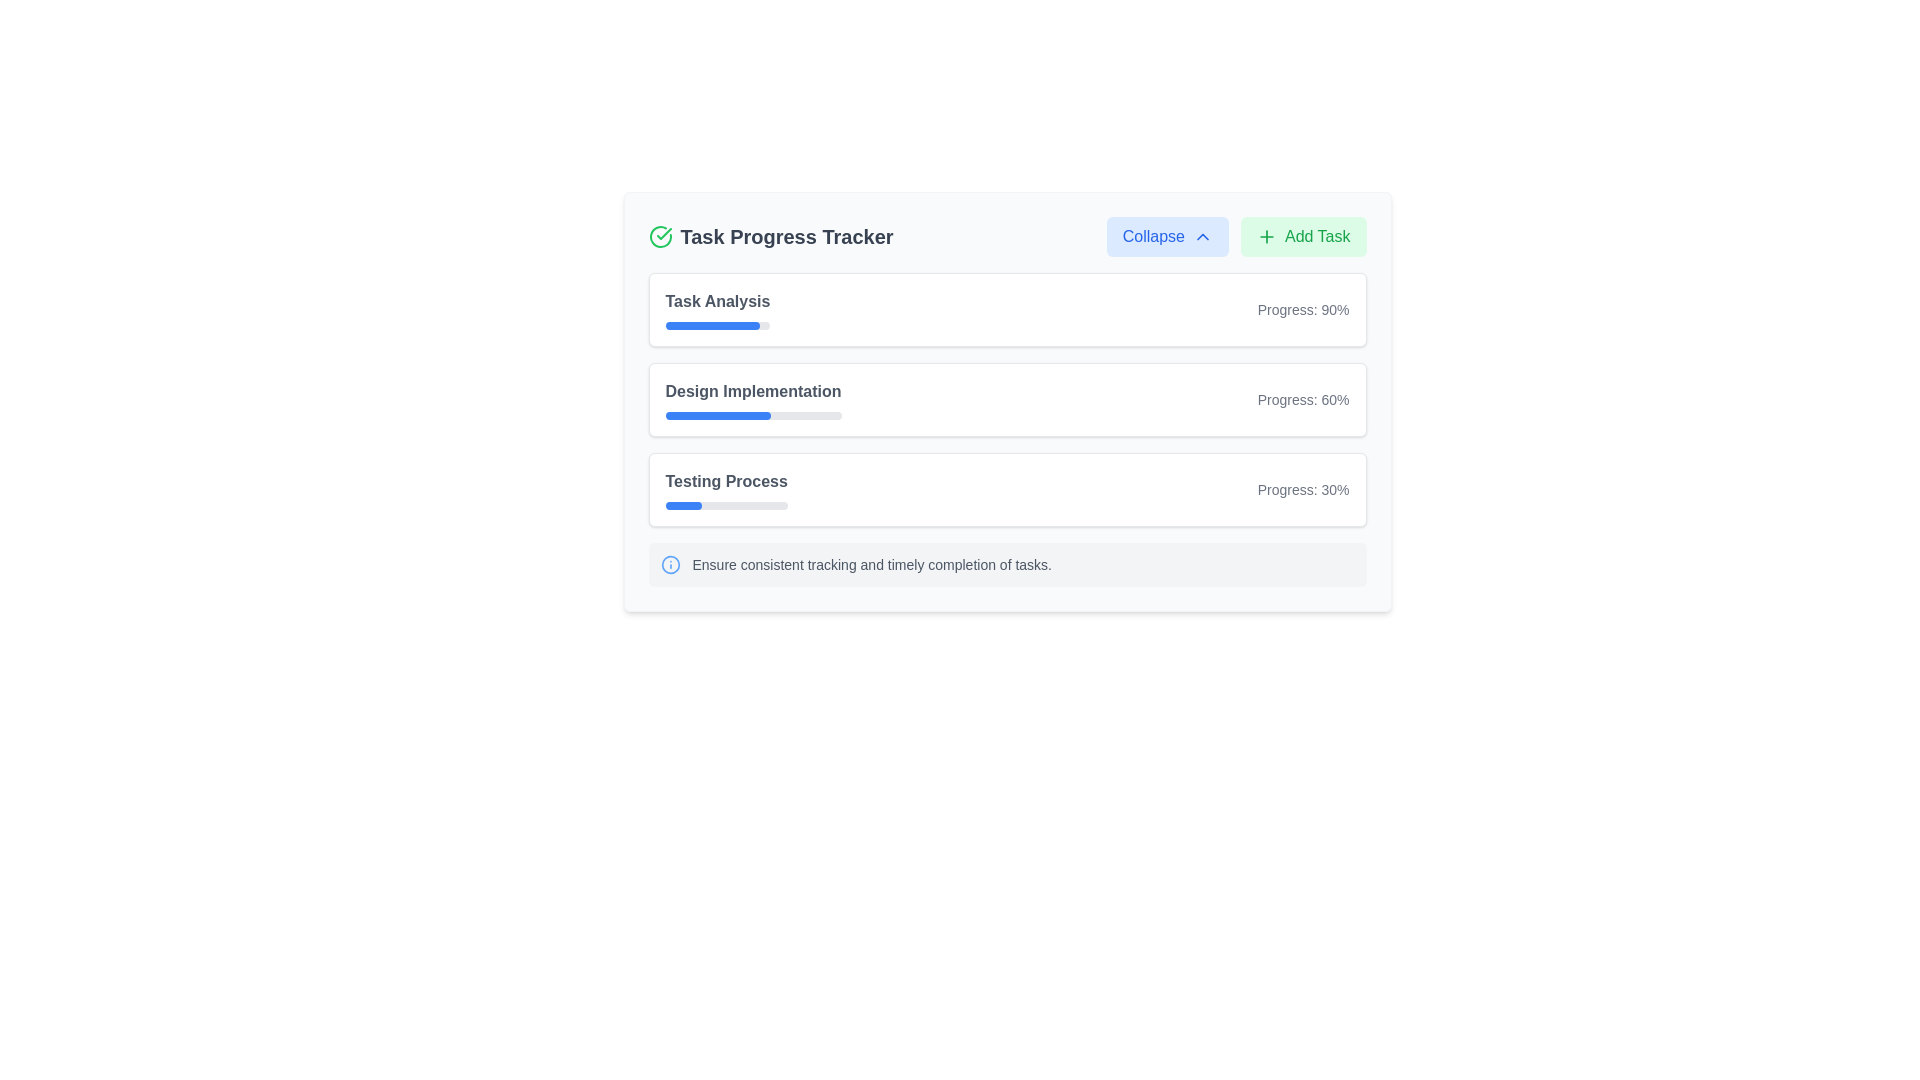 The height and width of the screenshot is (1080, 1920). I want to click on the success indicator icon located below the 'Task Progress Tracker' heading in the upper-left corner of the interface, so click(663, 233).